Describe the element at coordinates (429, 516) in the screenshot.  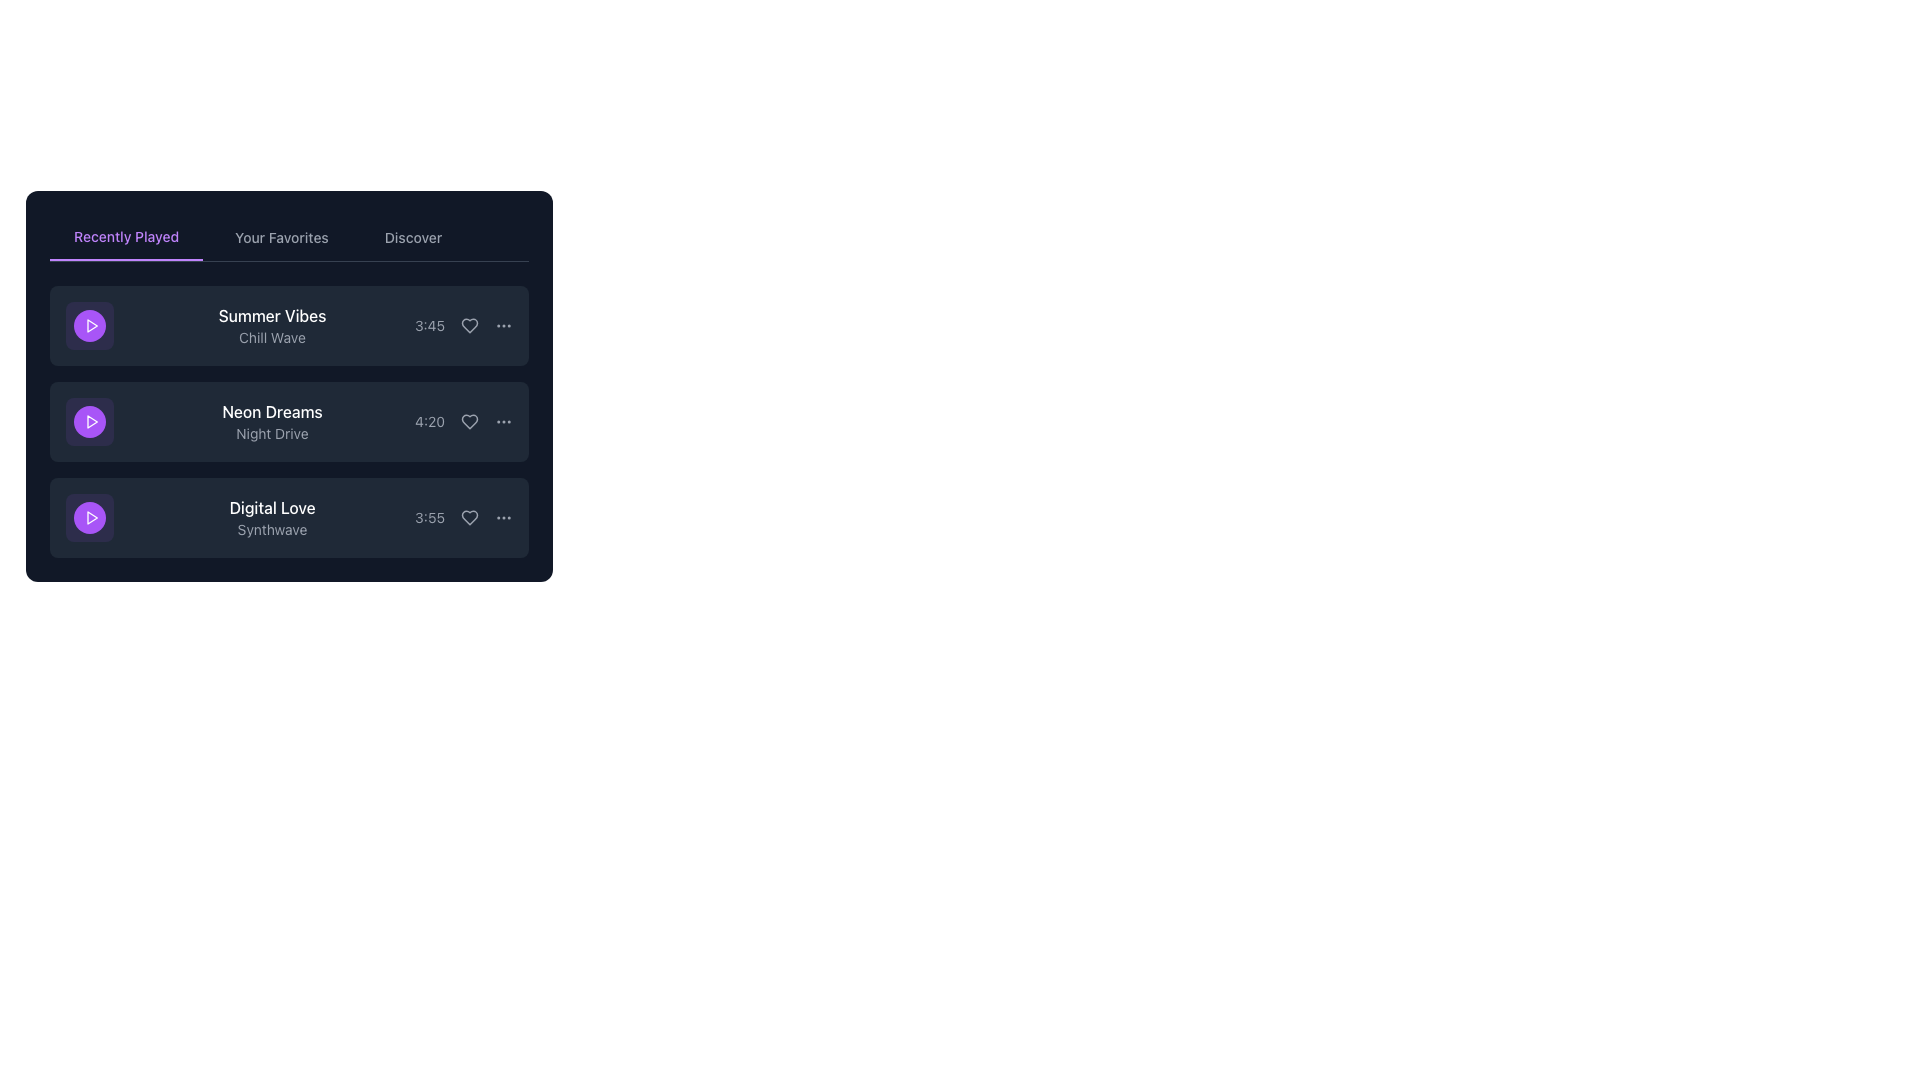
I see `value displayed in the Text Label showing the time '3:55', which is styled with gray color and positioned as the leftmost text element in the last entry of the vertical list` at that location.